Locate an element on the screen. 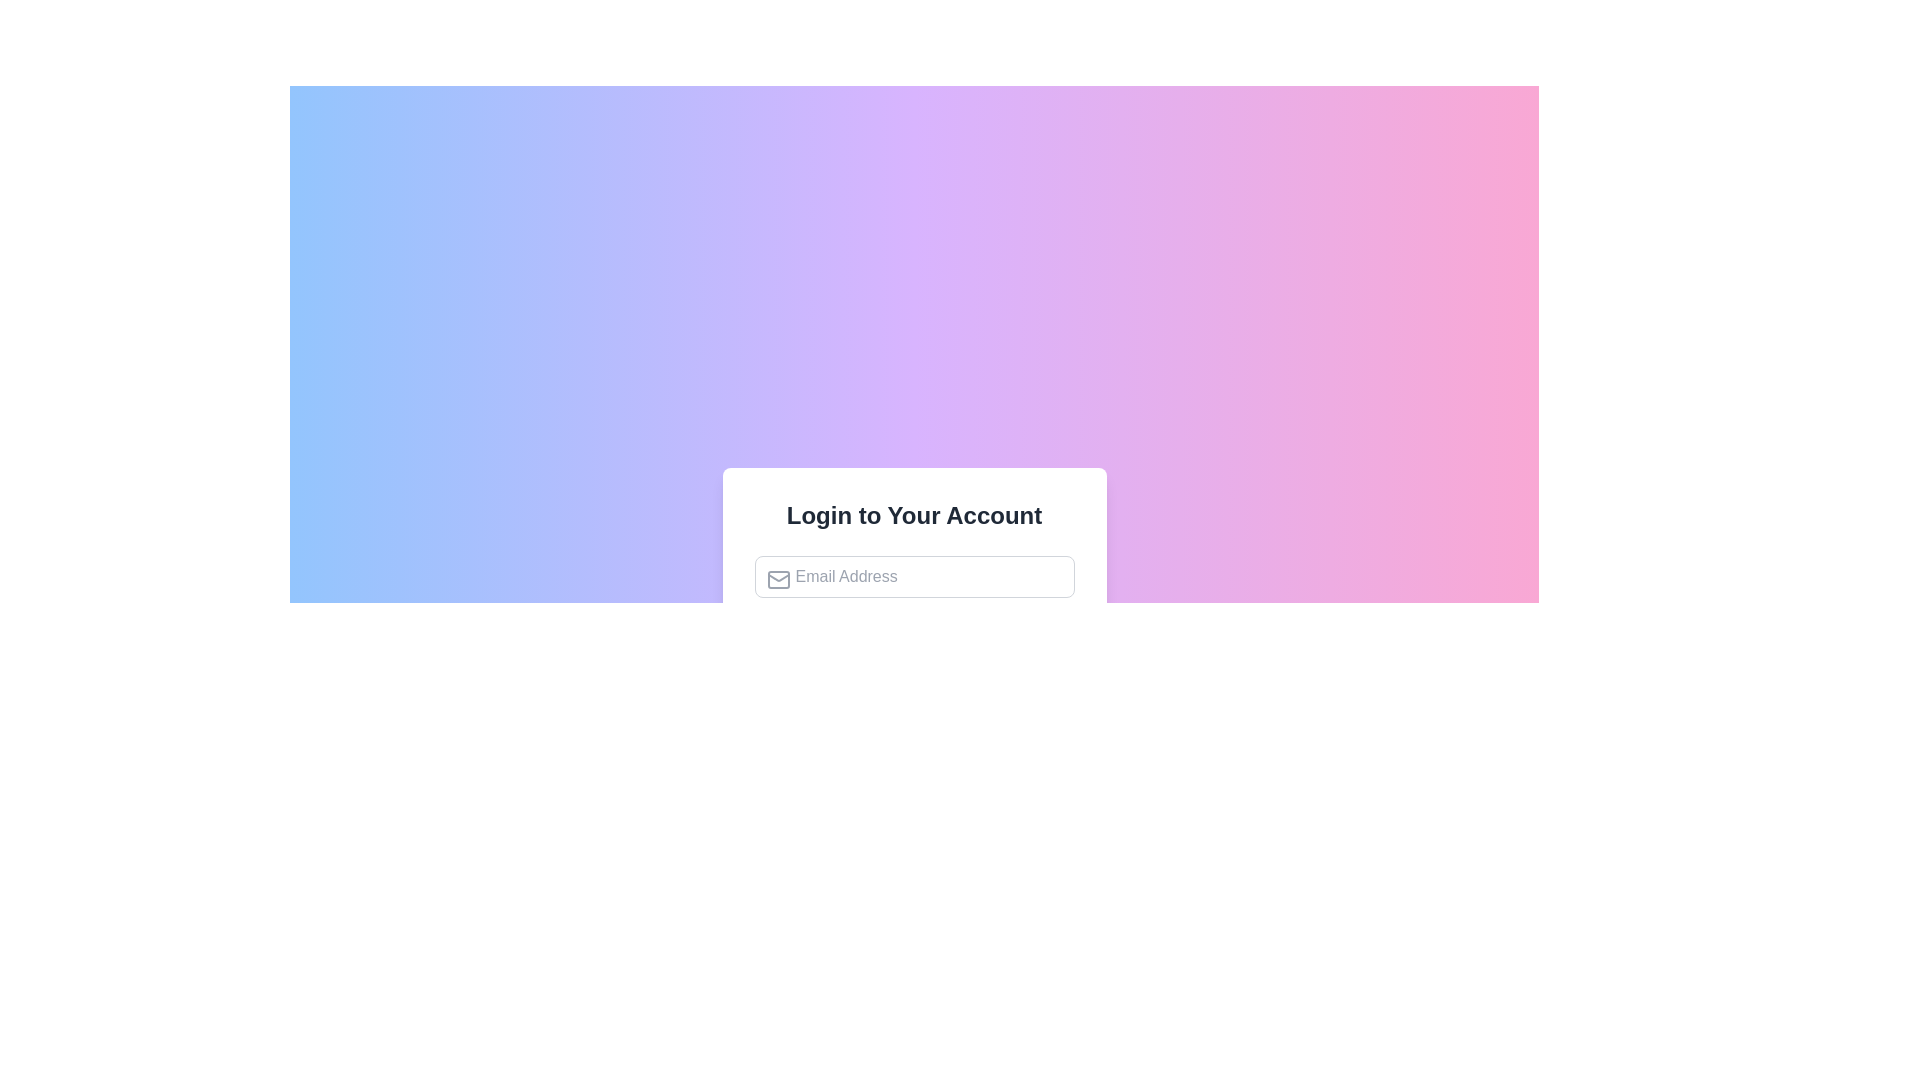  the gray mail icon, which is a rectangular envelope shape with a flap, located to the left of the email input field in the login interface is located at coordinates (777, 579).